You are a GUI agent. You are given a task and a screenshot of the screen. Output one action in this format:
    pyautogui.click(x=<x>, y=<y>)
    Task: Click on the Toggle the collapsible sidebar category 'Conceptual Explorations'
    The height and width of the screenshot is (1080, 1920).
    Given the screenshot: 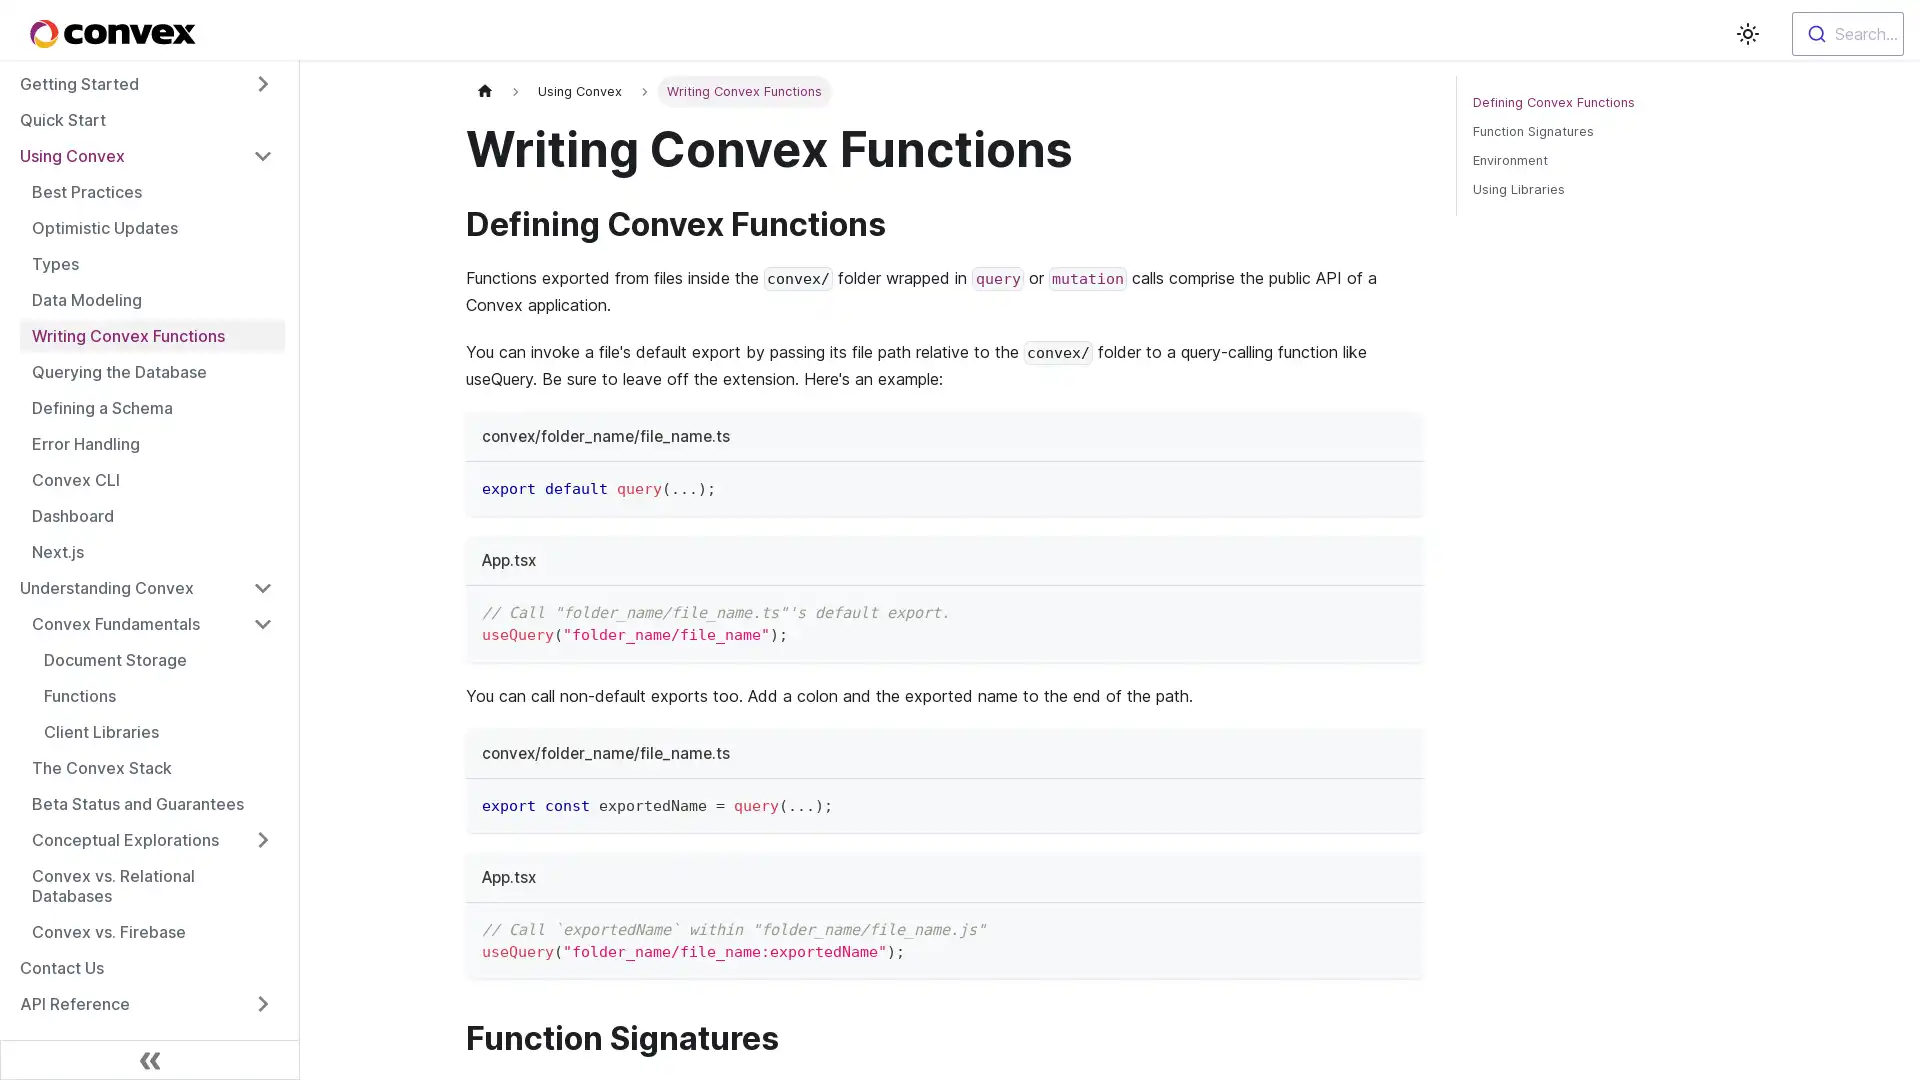 What is the action you would take?
    pyautogui.click(x=262, y=840)
    